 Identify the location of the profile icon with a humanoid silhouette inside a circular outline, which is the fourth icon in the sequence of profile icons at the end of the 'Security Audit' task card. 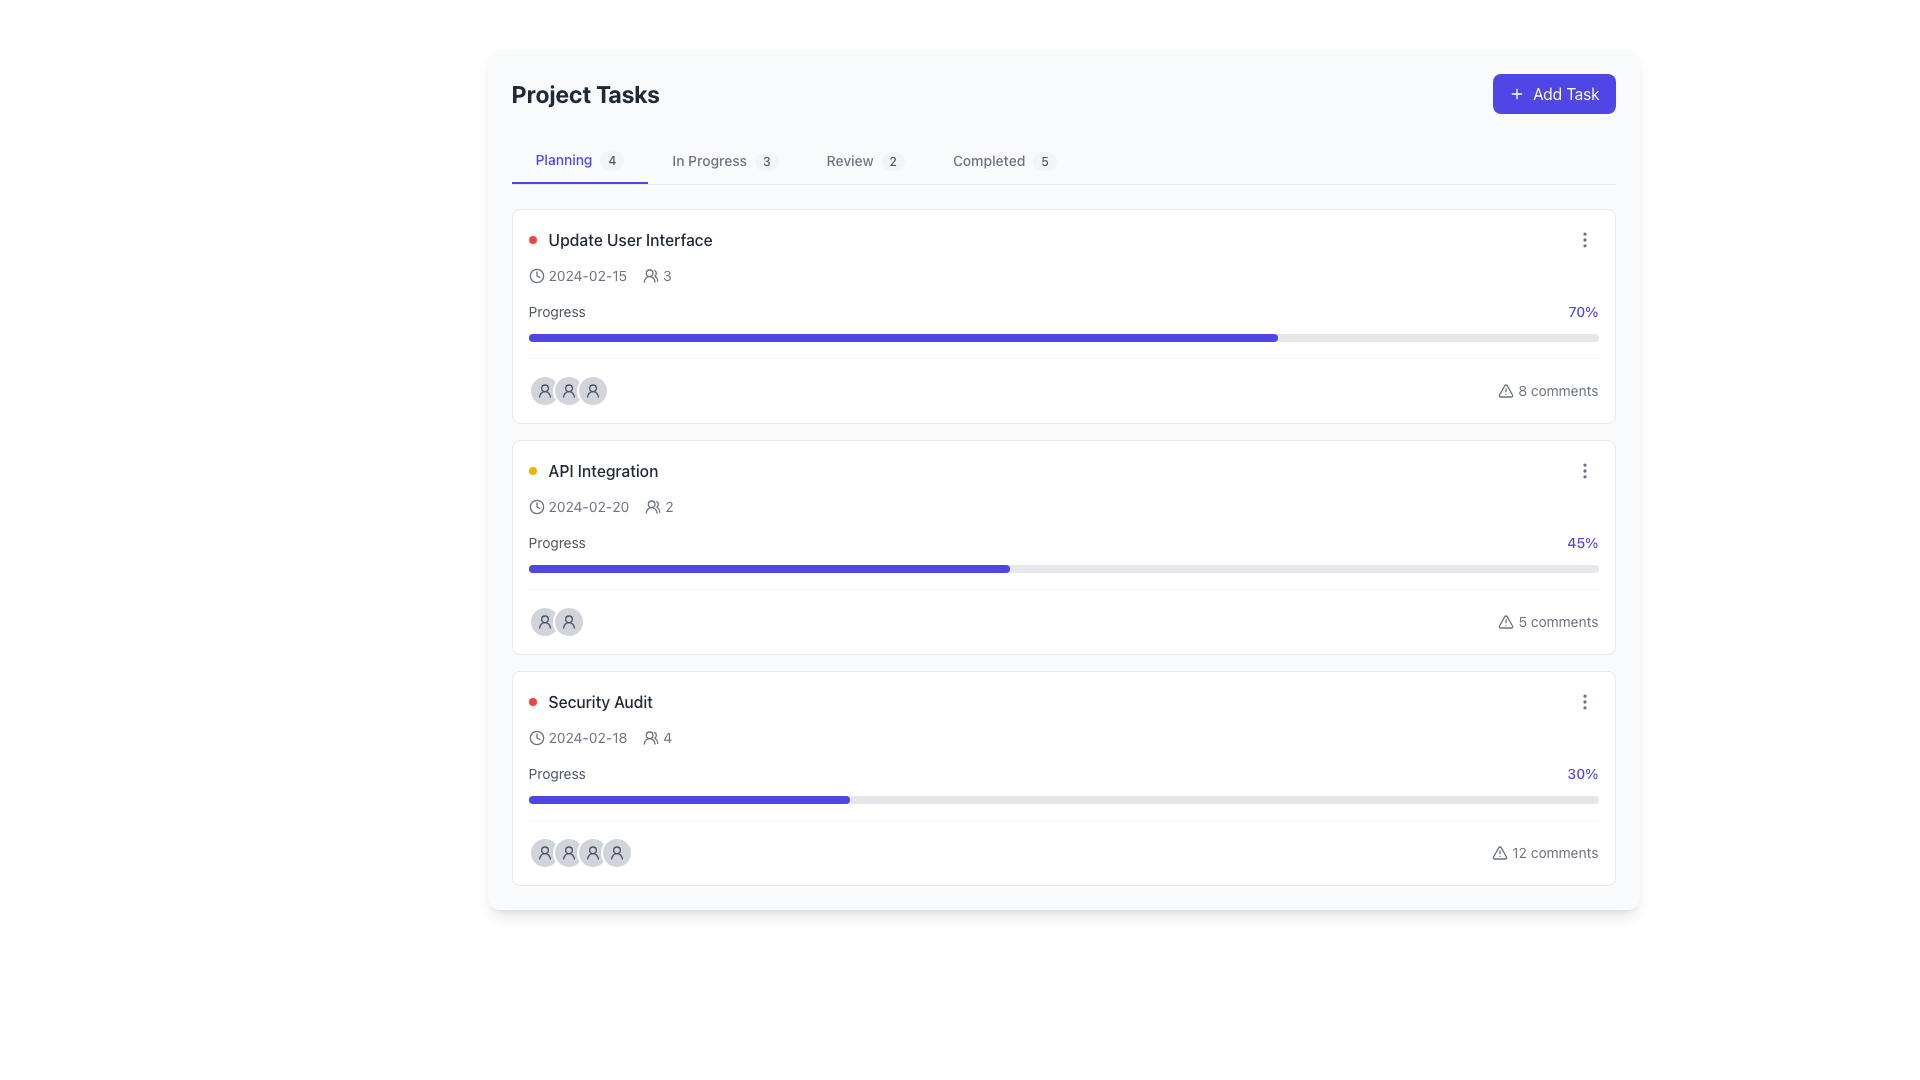
(615, 852).